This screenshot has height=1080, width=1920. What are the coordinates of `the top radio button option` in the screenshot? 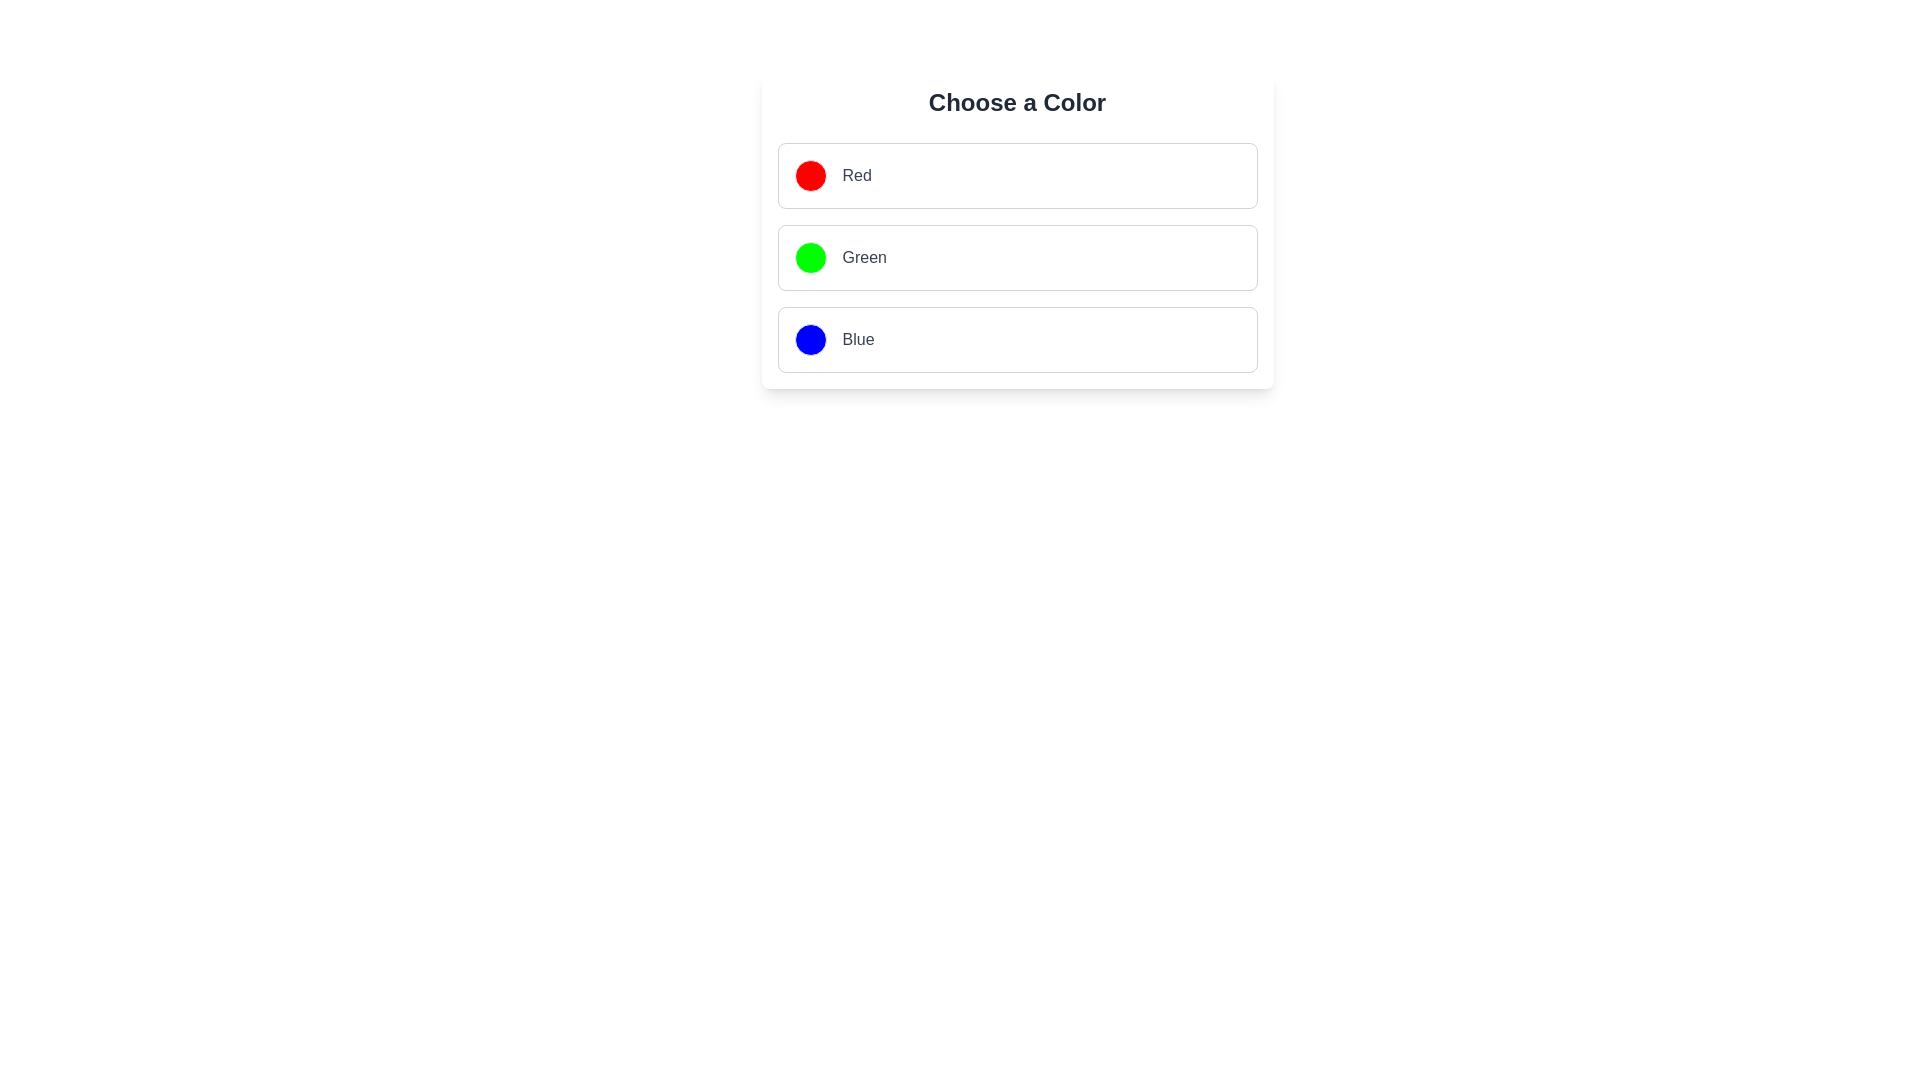 It's located at (1017, 175).